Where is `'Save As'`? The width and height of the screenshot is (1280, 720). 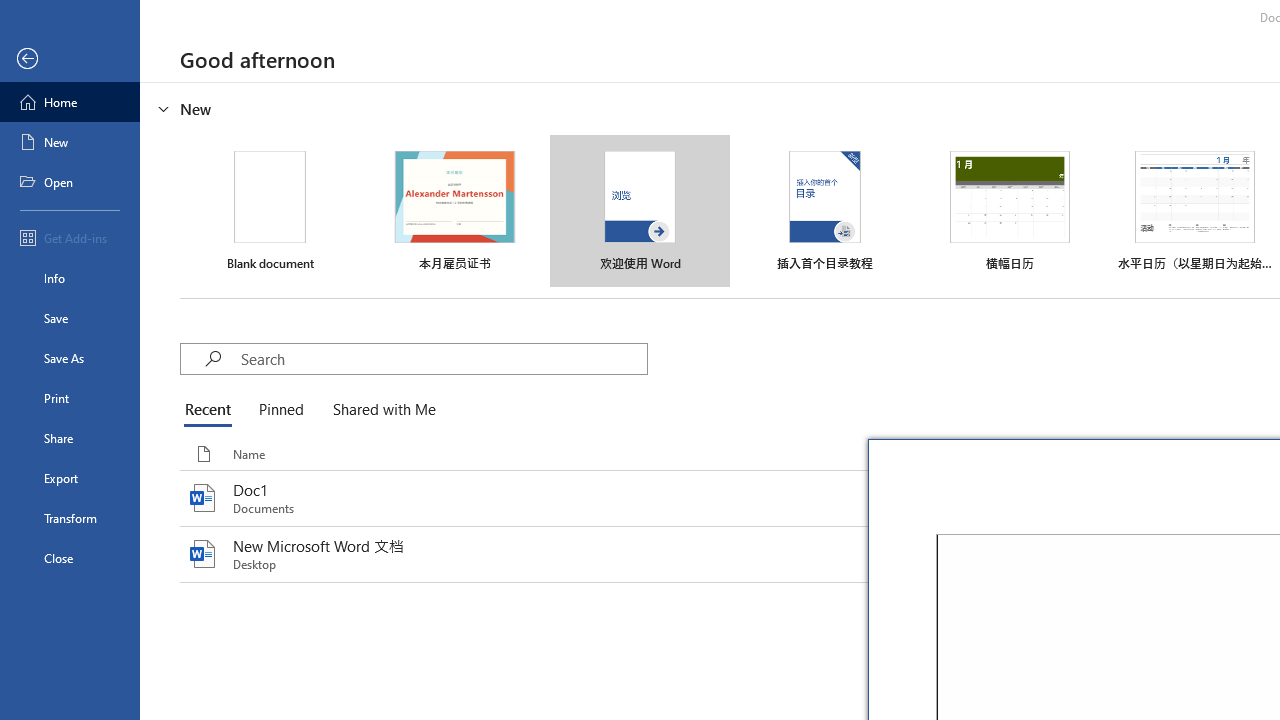
'Save As' is located at coordinates (69, 356).